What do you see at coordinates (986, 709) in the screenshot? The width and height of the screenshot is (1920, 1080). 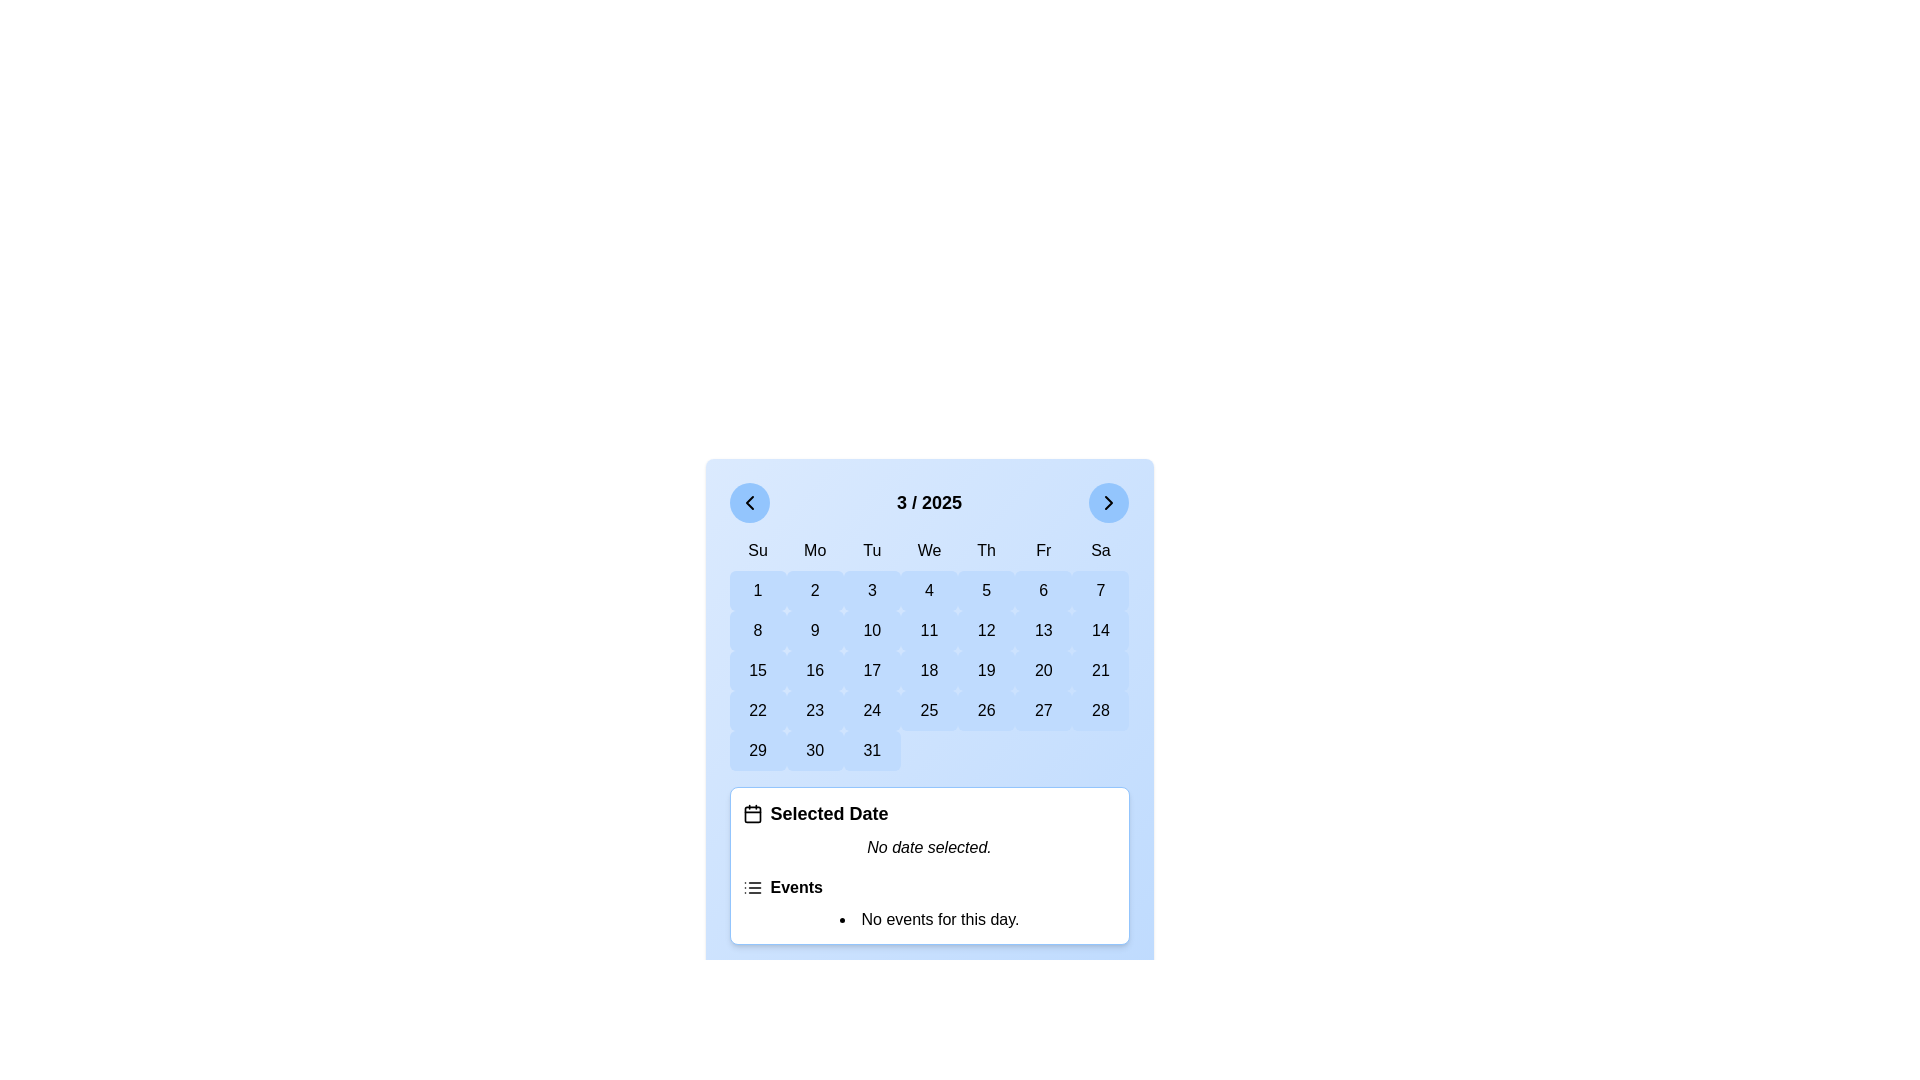 I see `the date '26' button in the calendar view` at bounding box center [986, 709].